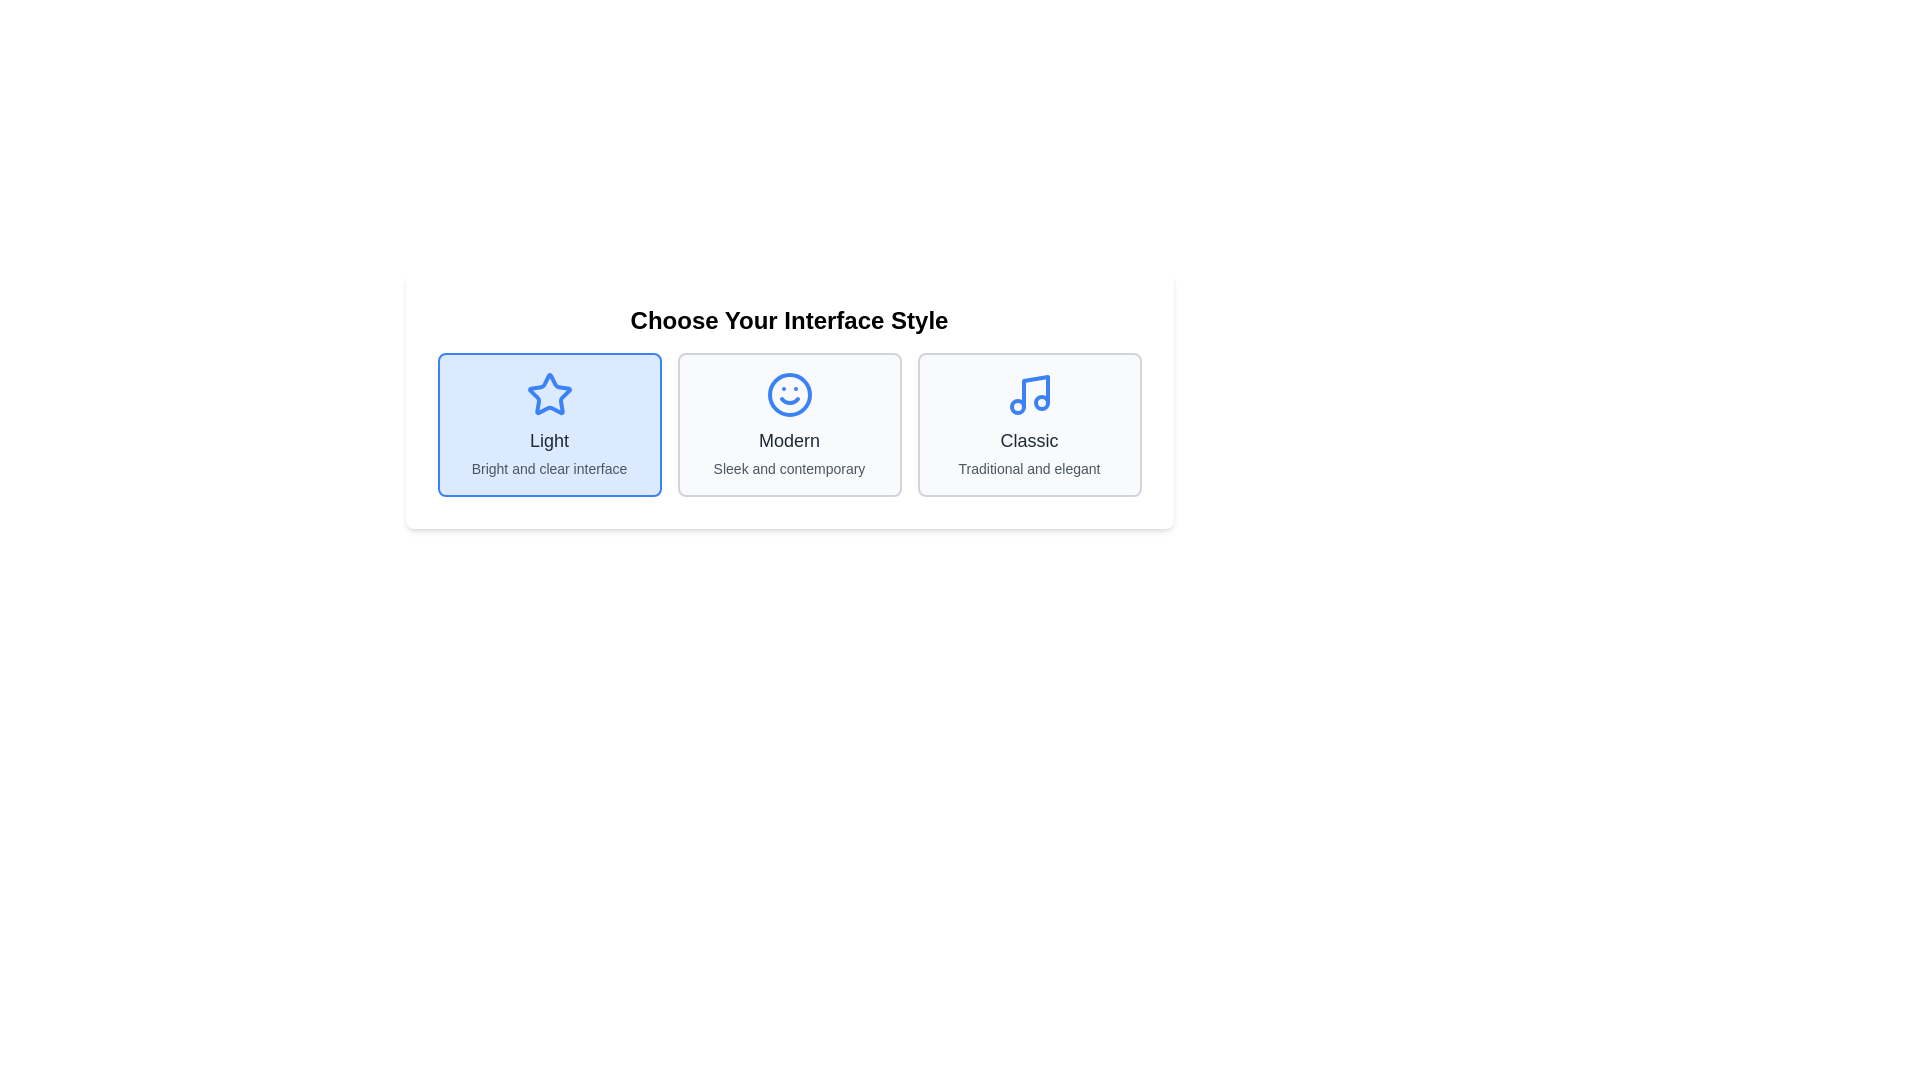  I want to click on the smiling face icon with a vivid blue outline in the 'Modern' section of the interface, so click(788, 394).